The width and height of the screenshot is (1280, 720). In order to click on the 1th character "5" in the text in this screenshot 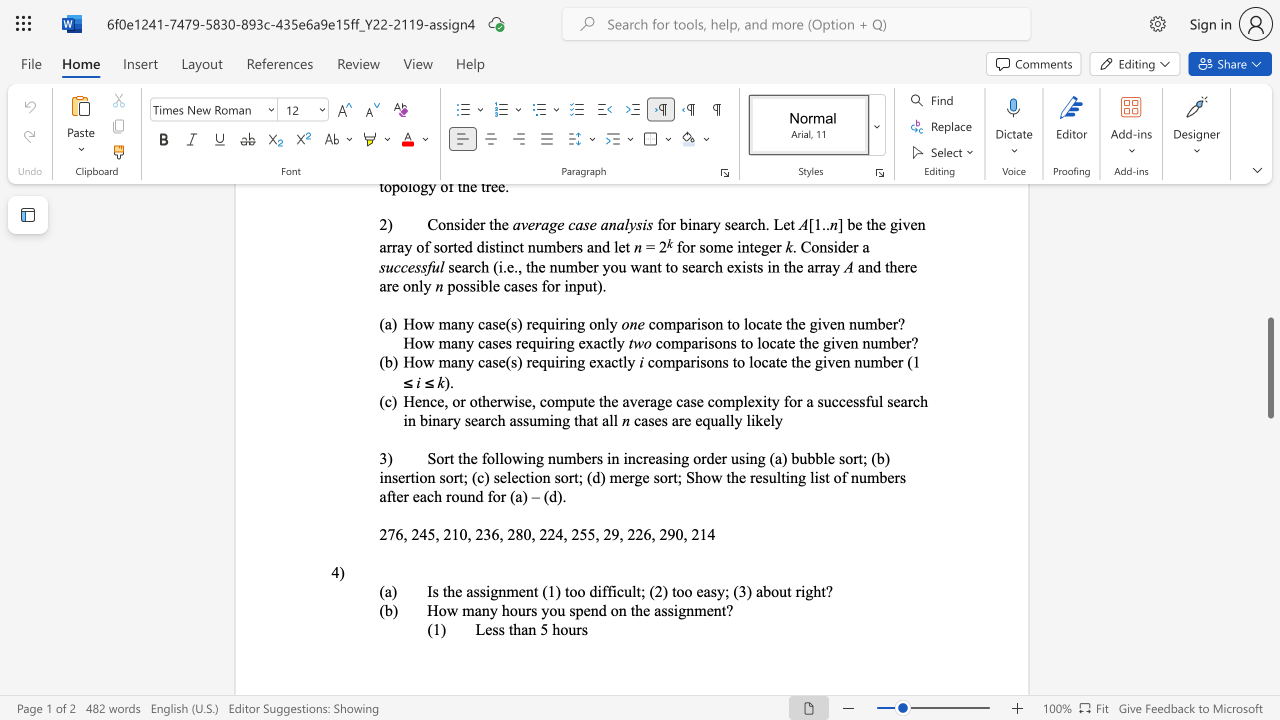, I will do `click(430, 533)`.